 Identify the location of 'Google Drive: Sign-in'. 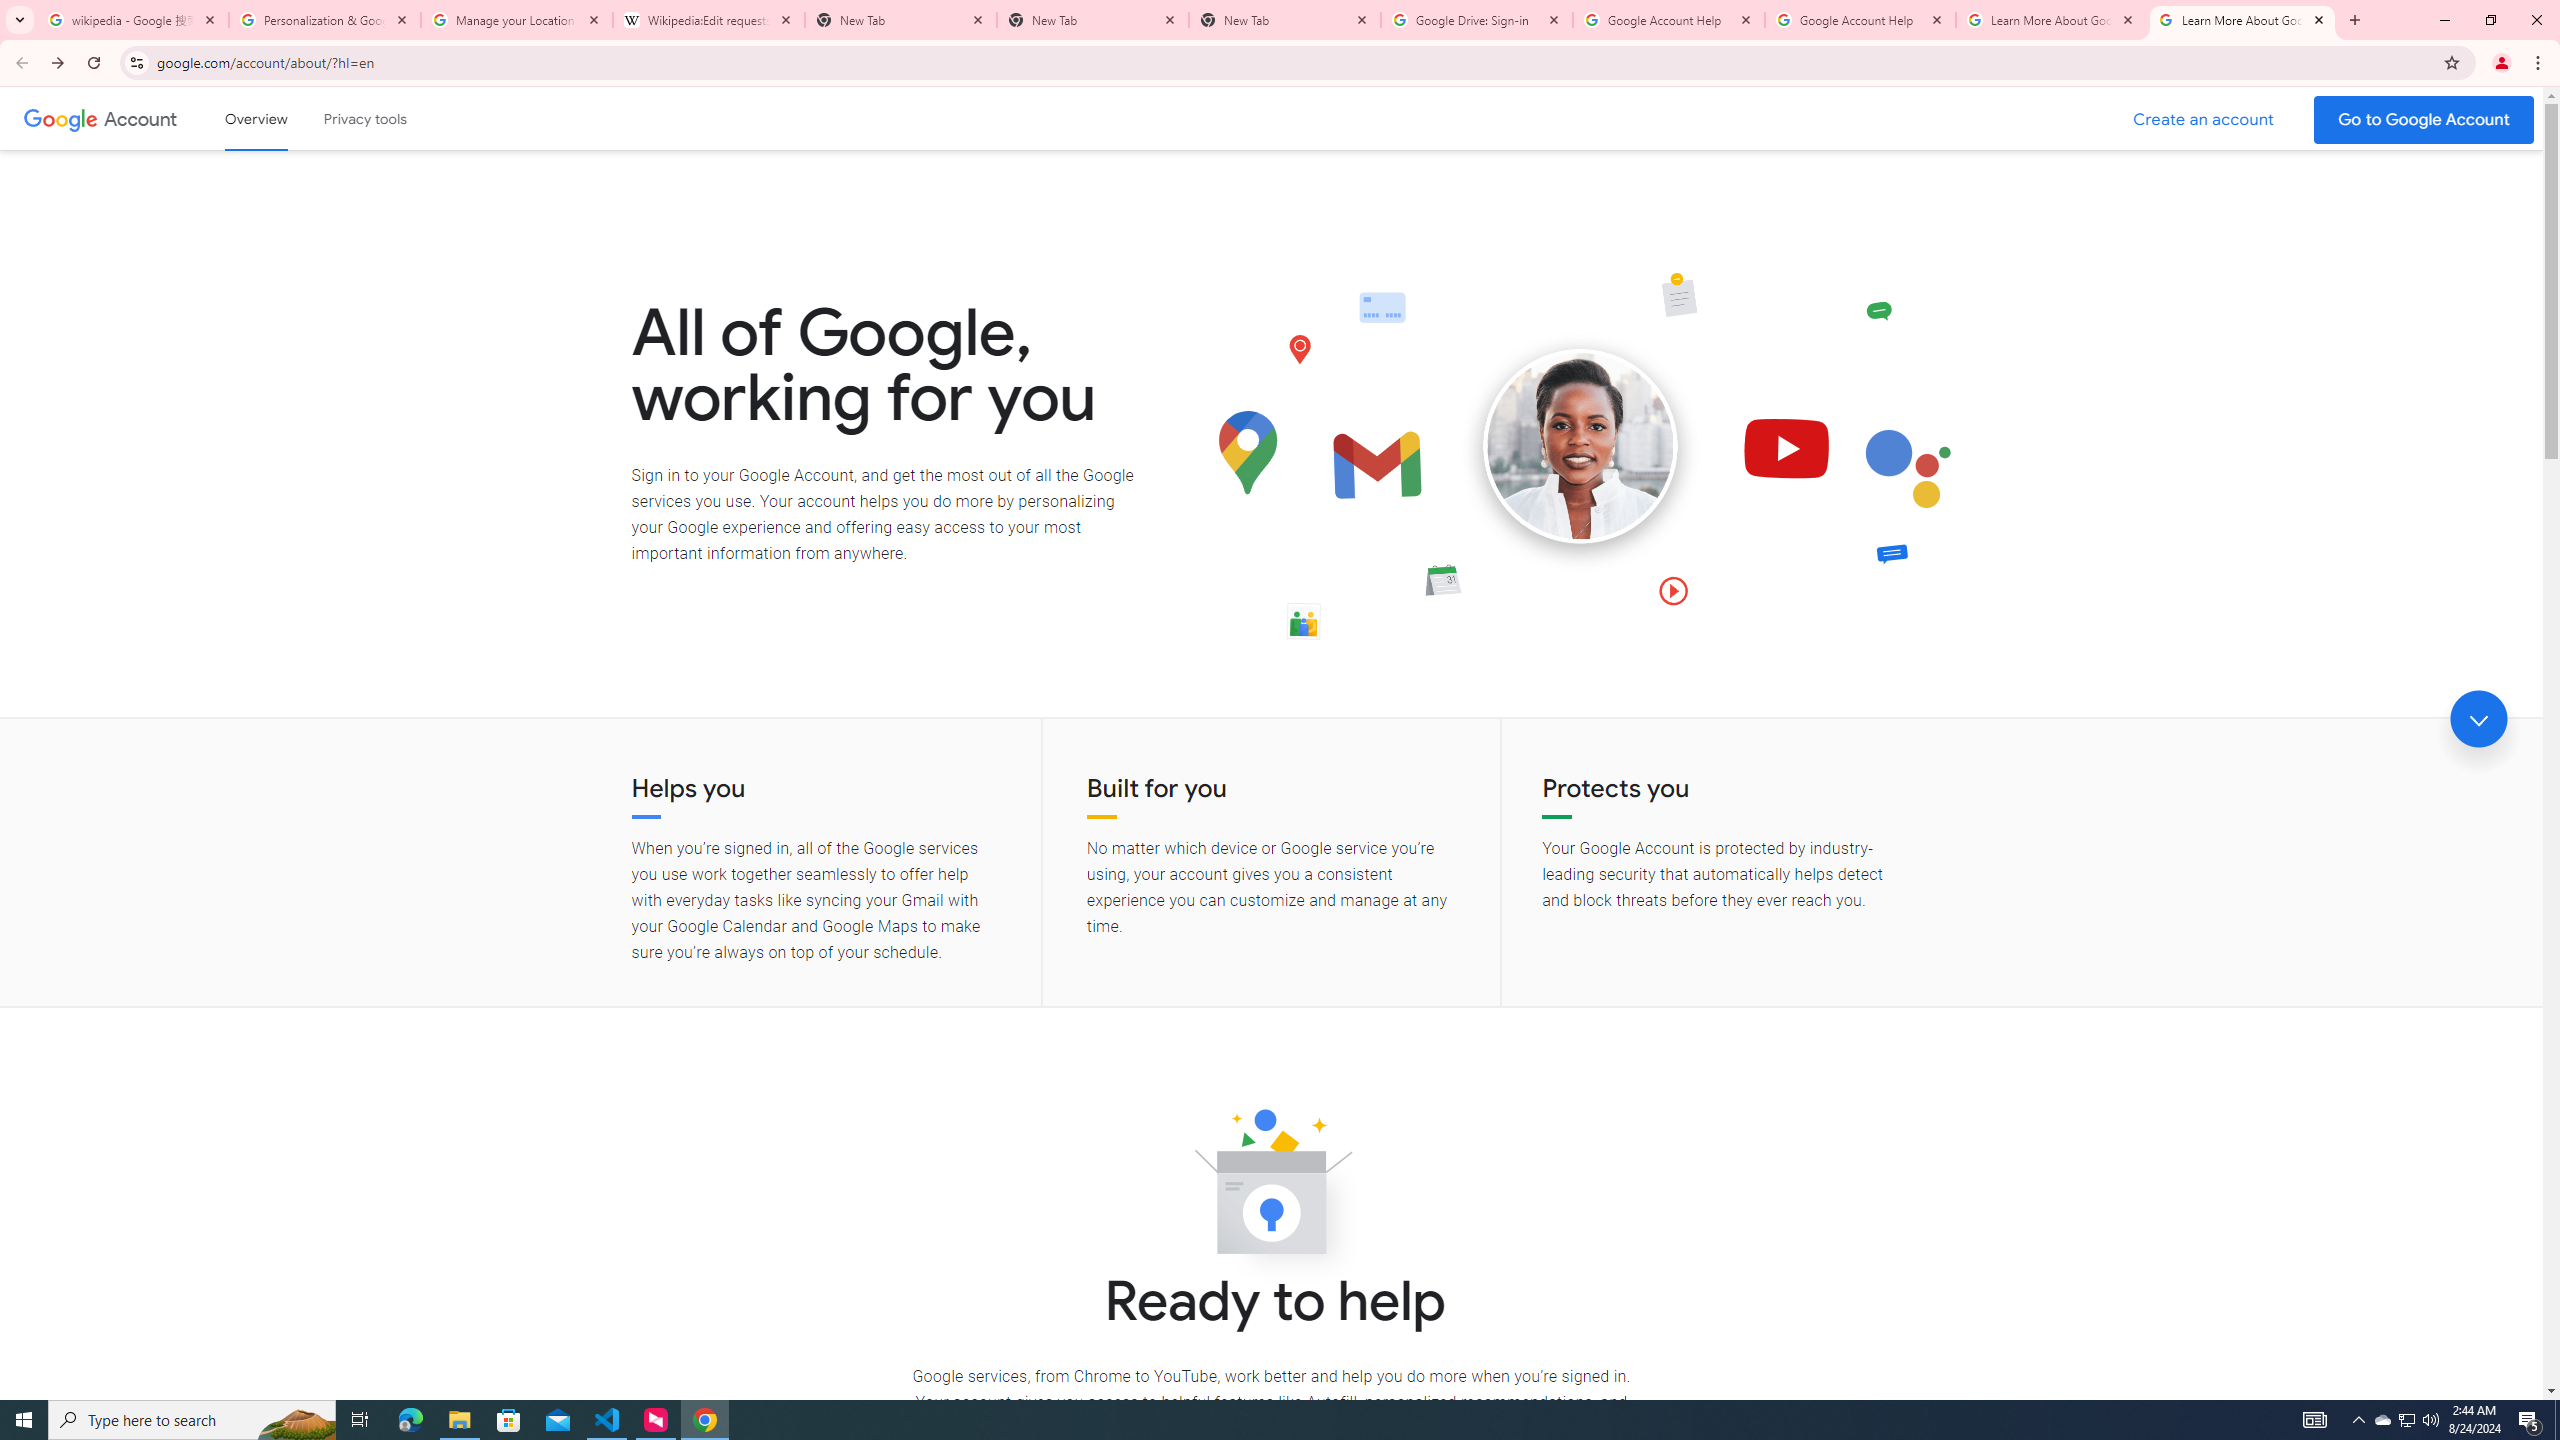
(1476, 19).